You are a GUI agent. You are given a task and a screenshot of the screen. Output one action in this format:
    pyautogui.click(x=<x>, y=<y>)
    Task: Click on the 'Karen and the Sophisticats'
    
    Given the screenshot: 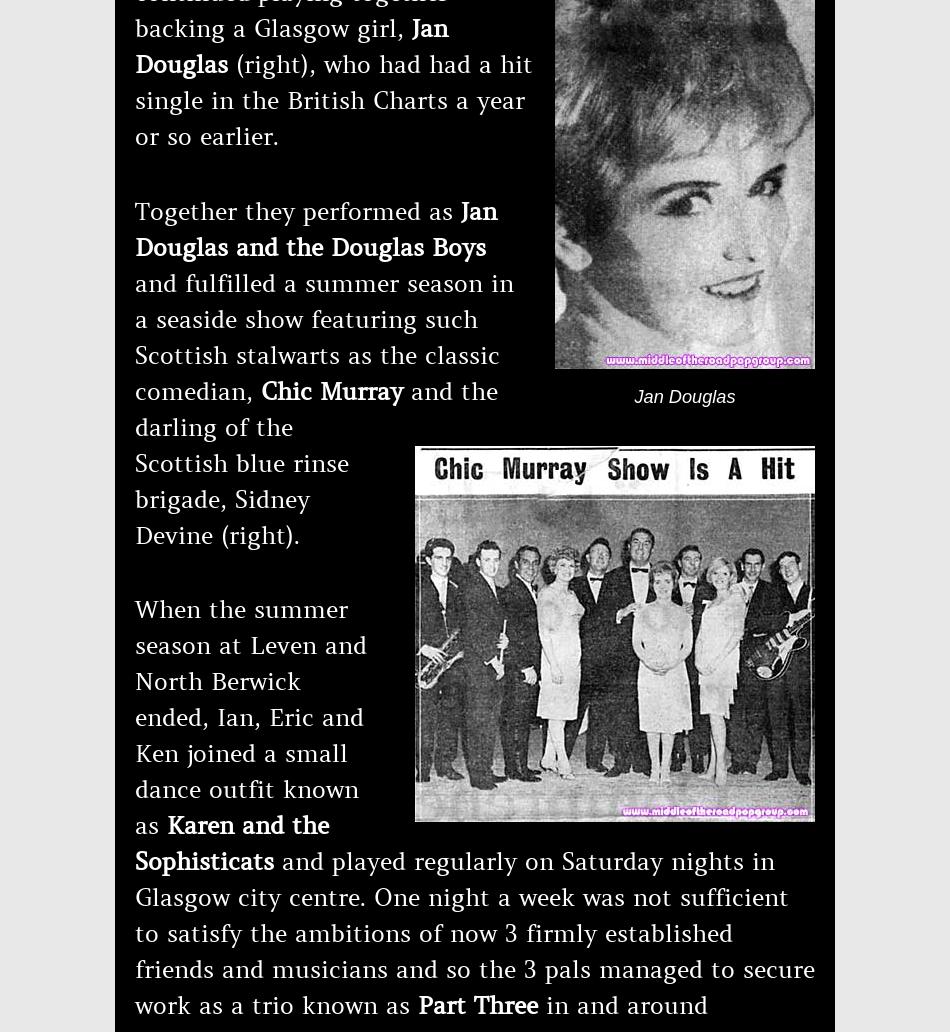 What is the action you would take?
    pyautogui.click(x=134, y=843)
    